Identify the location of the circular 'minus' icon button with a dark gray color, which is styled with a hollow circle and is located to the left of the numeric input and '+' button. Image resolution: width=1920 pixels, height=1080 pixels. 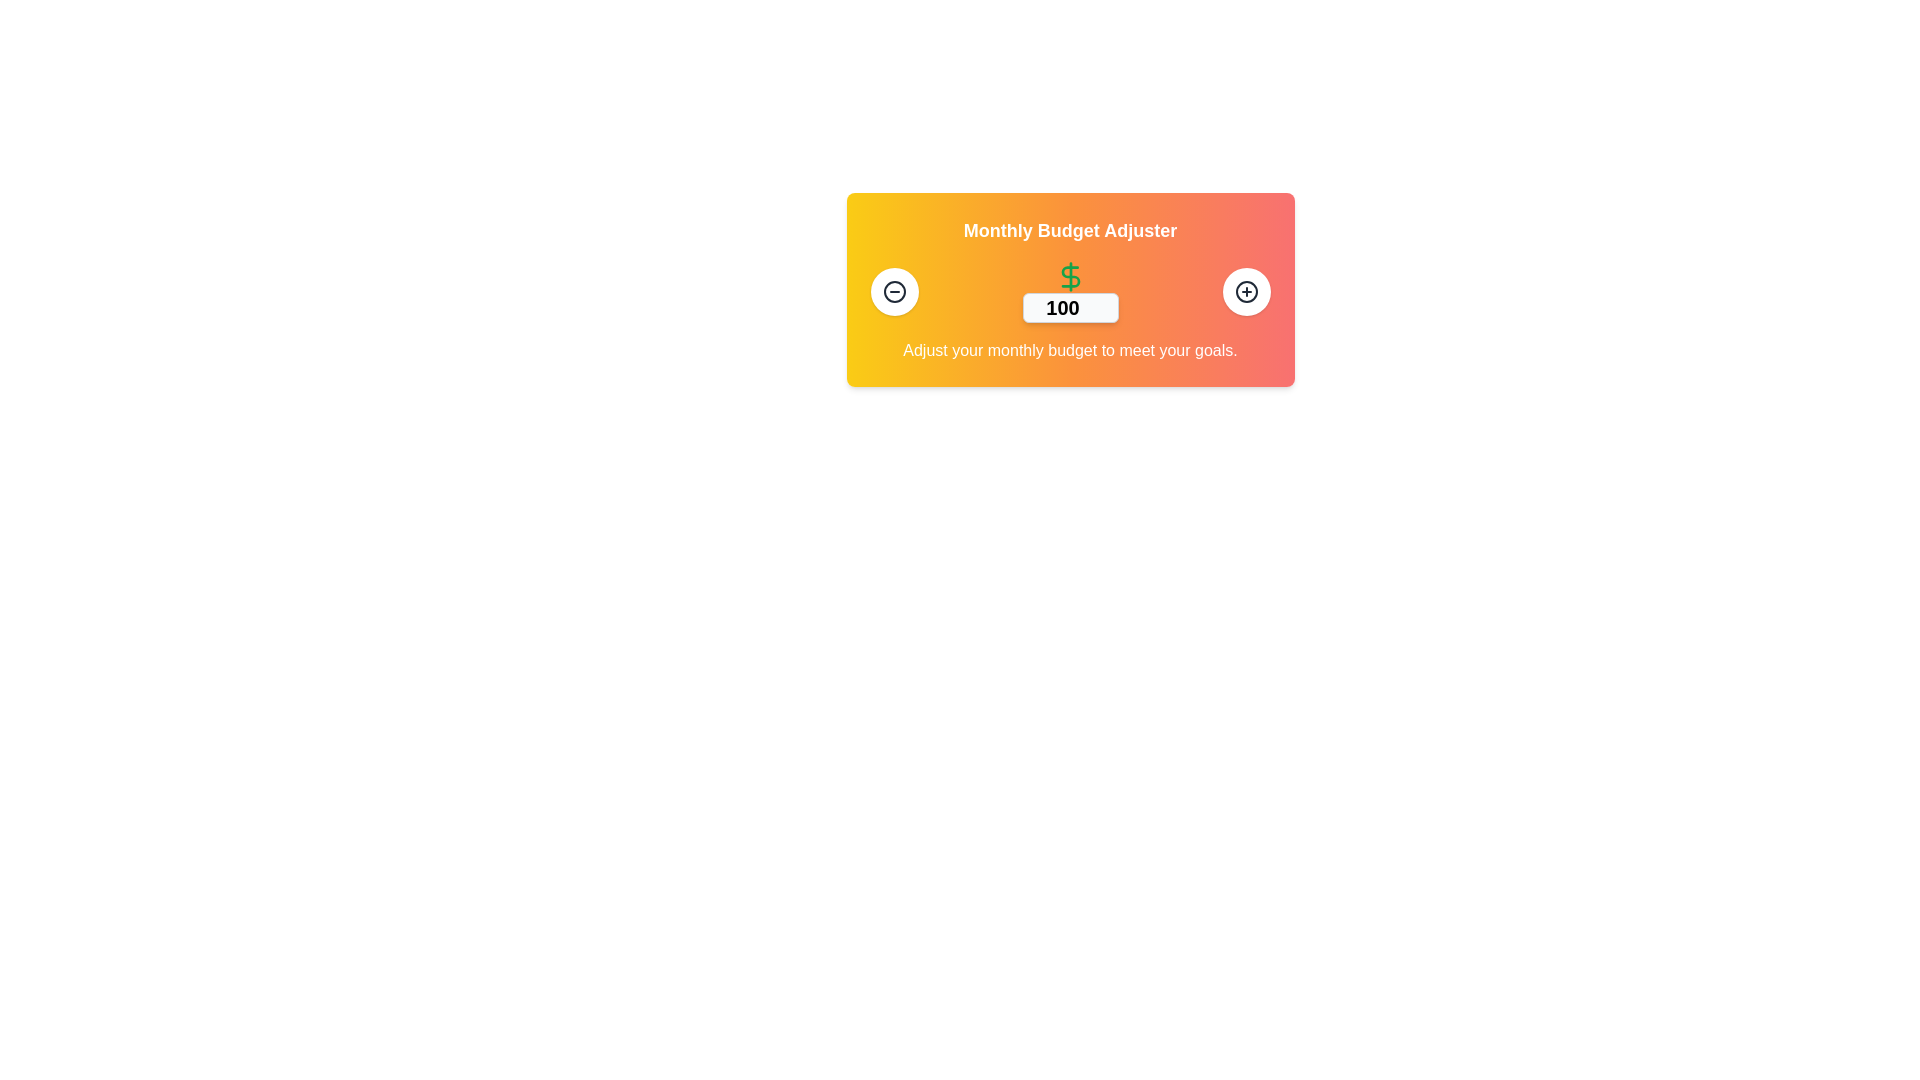
(893, 292).